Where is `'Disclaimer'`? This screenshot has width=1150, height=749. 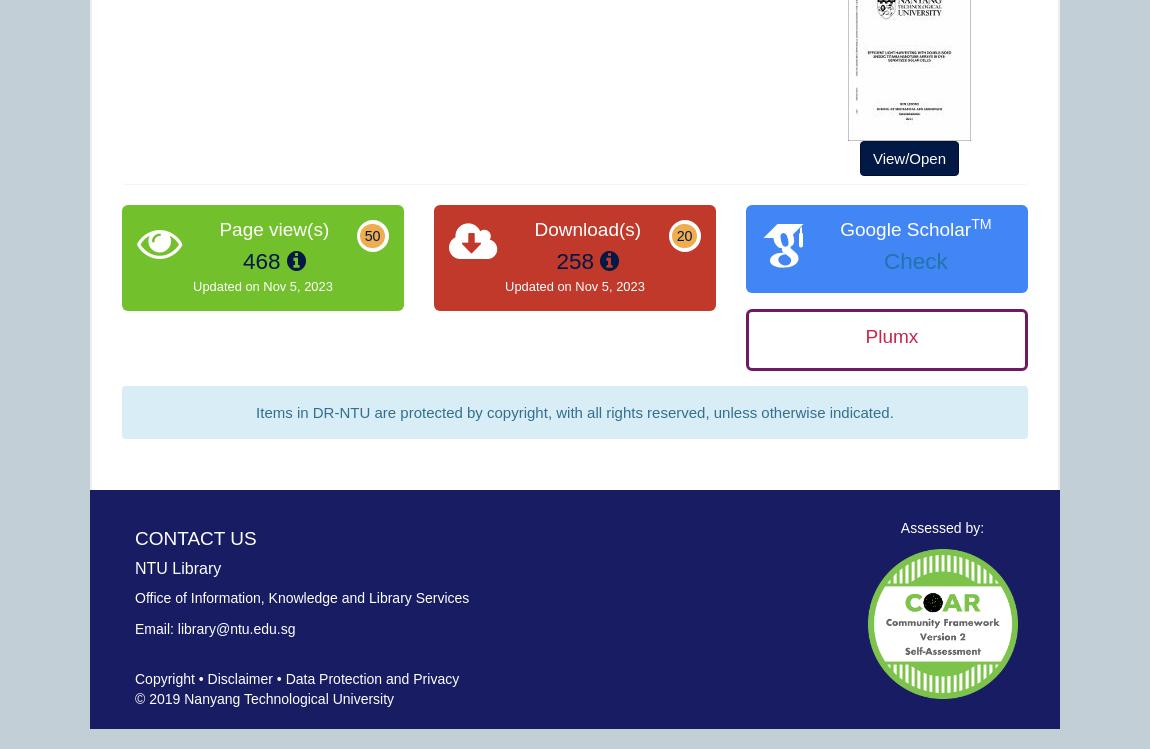
'Disclaimer' is located at coordinates (238, 678).